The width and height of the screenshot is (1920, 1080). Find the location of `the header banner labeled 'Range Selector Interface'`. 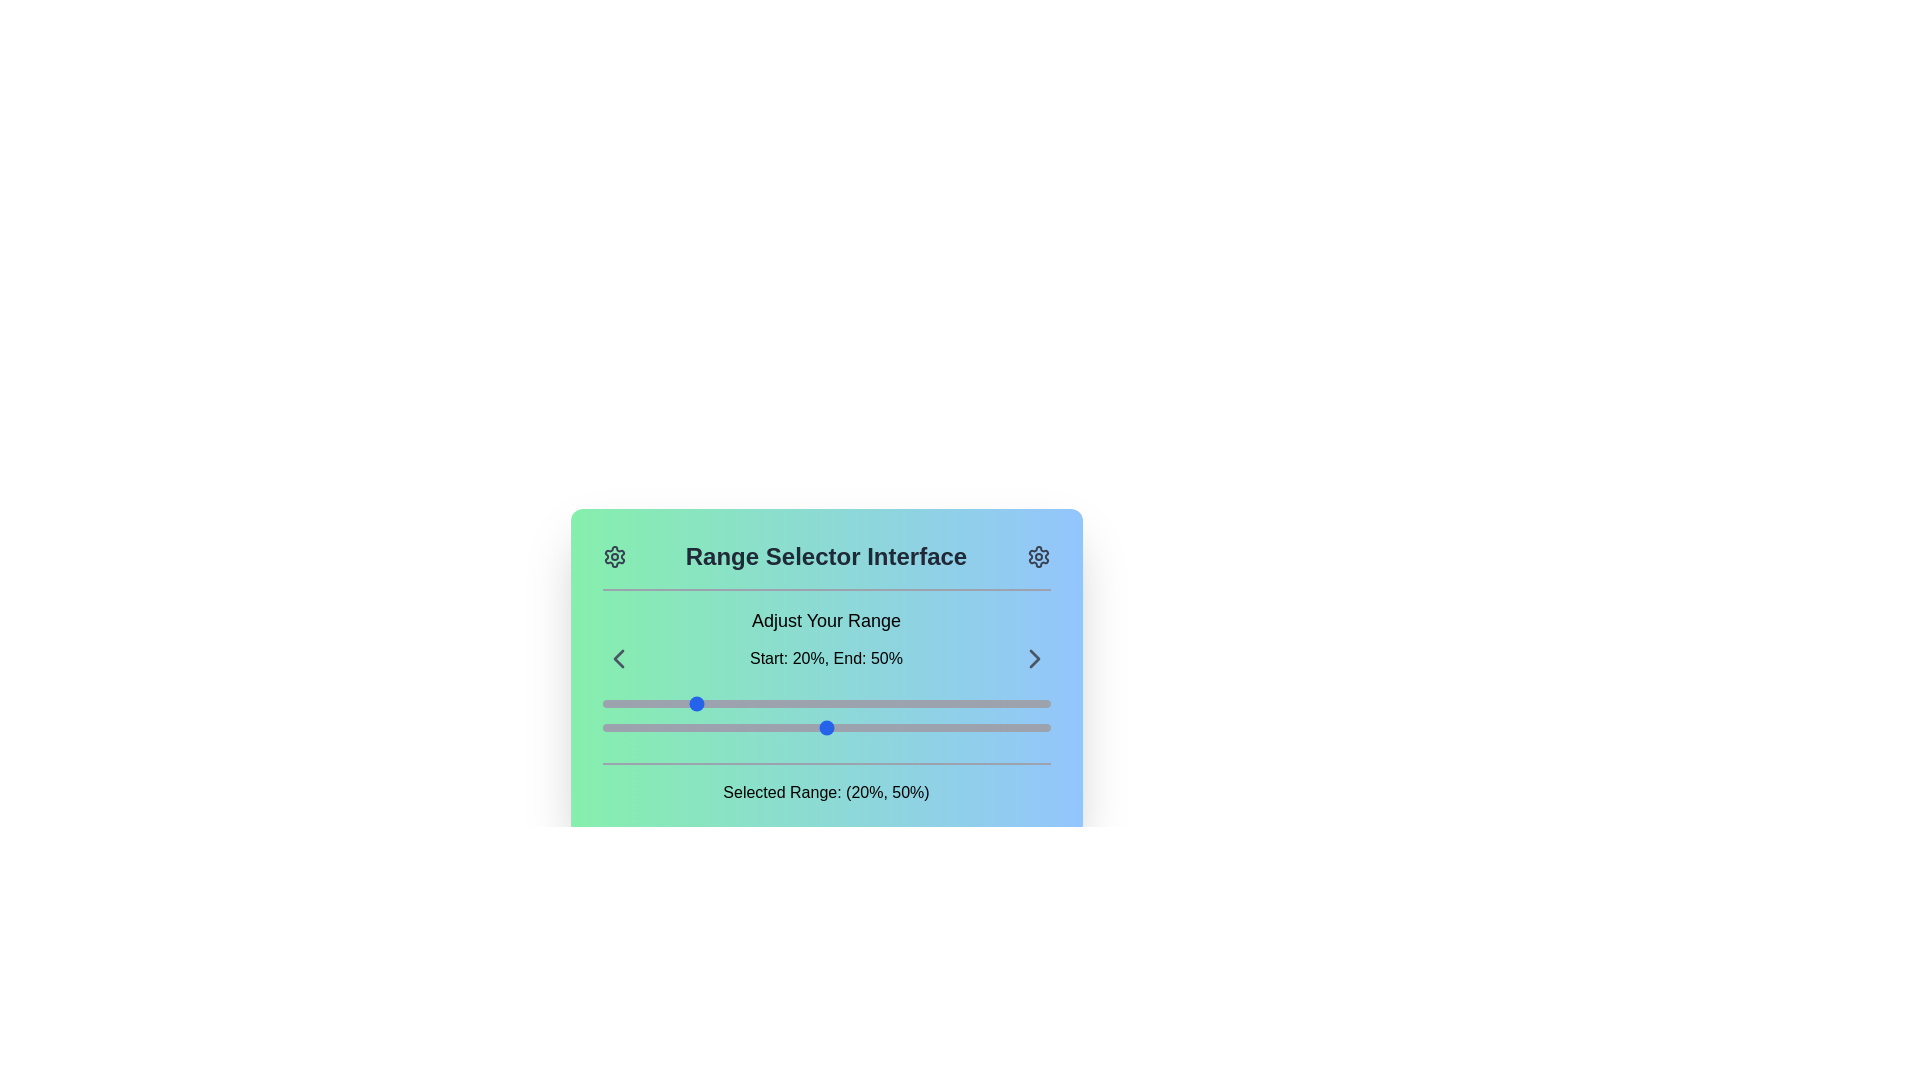

the header banner labeled 'Range Selector Interface' is located at coordinates (826, 566).